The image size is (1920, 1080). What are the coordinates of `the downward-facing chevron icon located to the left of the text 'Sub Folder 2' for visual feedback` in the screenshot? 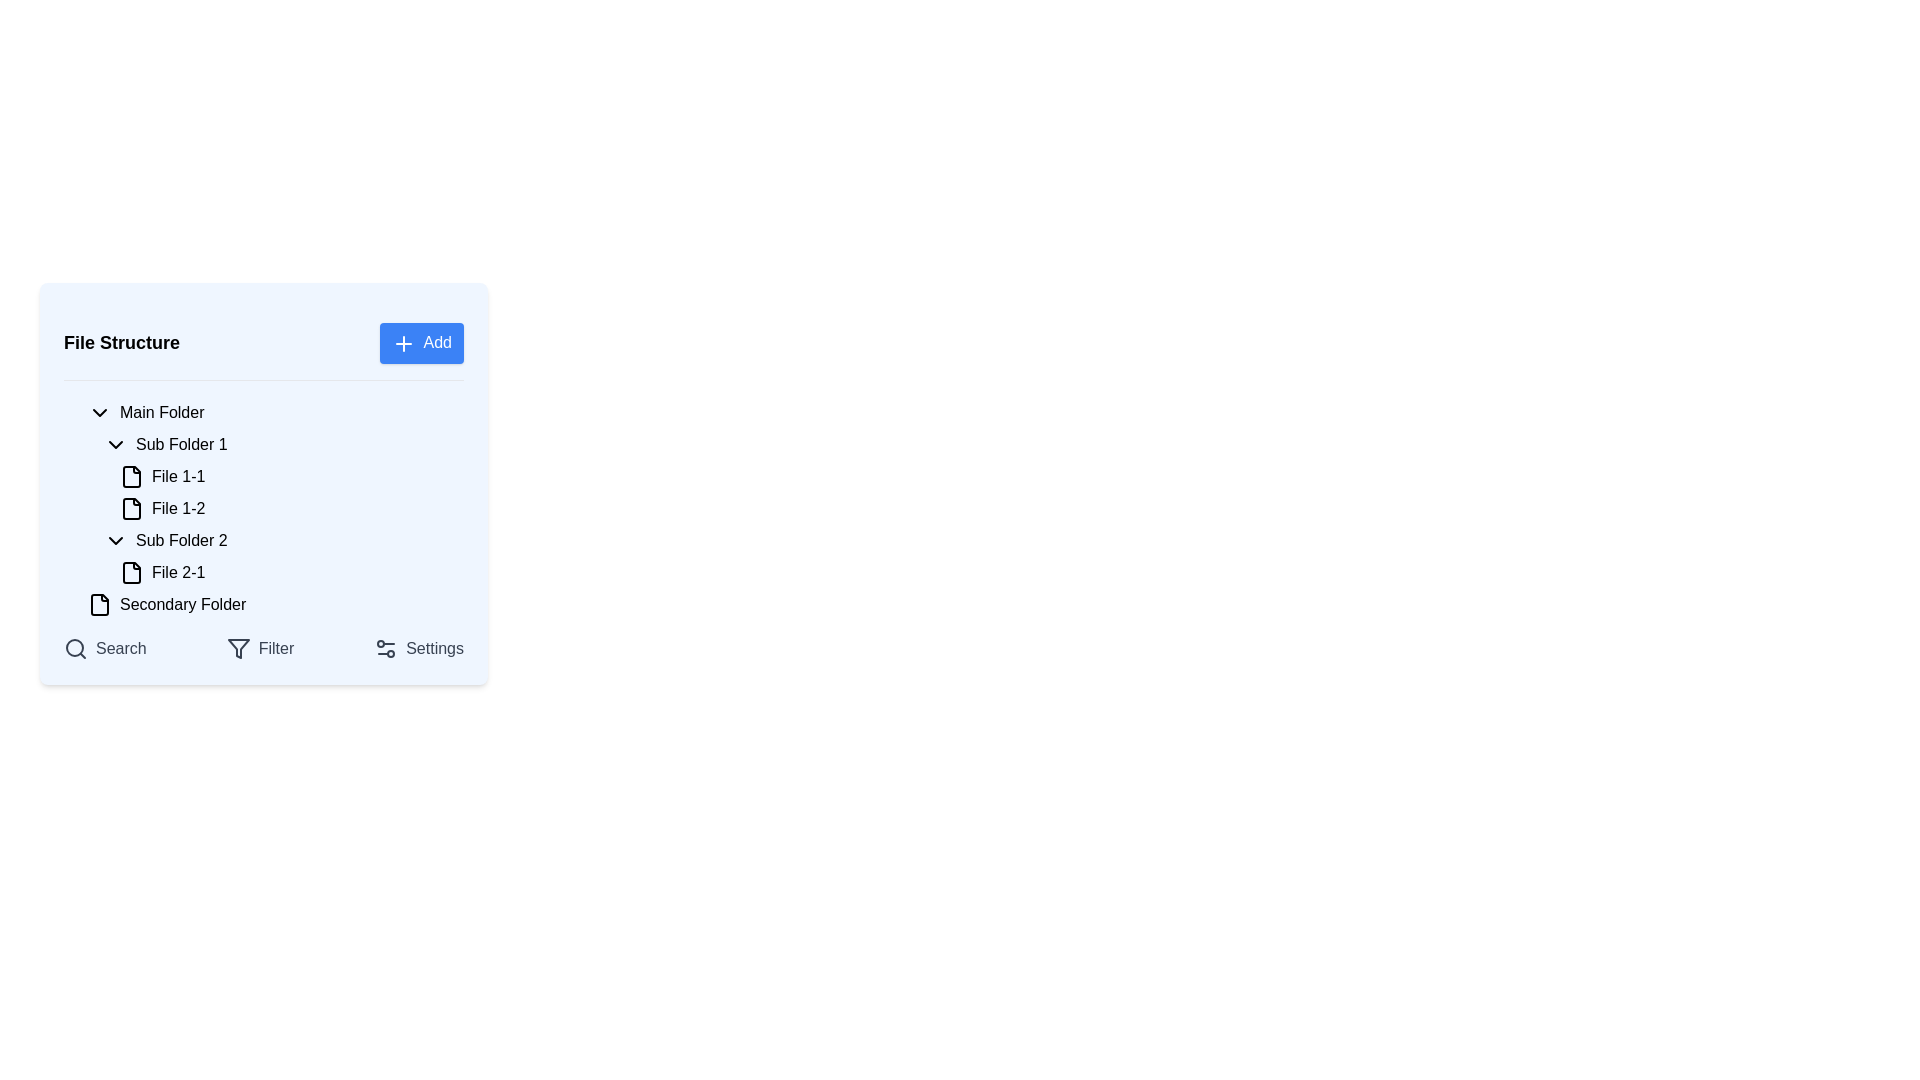 It's located at (114, 540).